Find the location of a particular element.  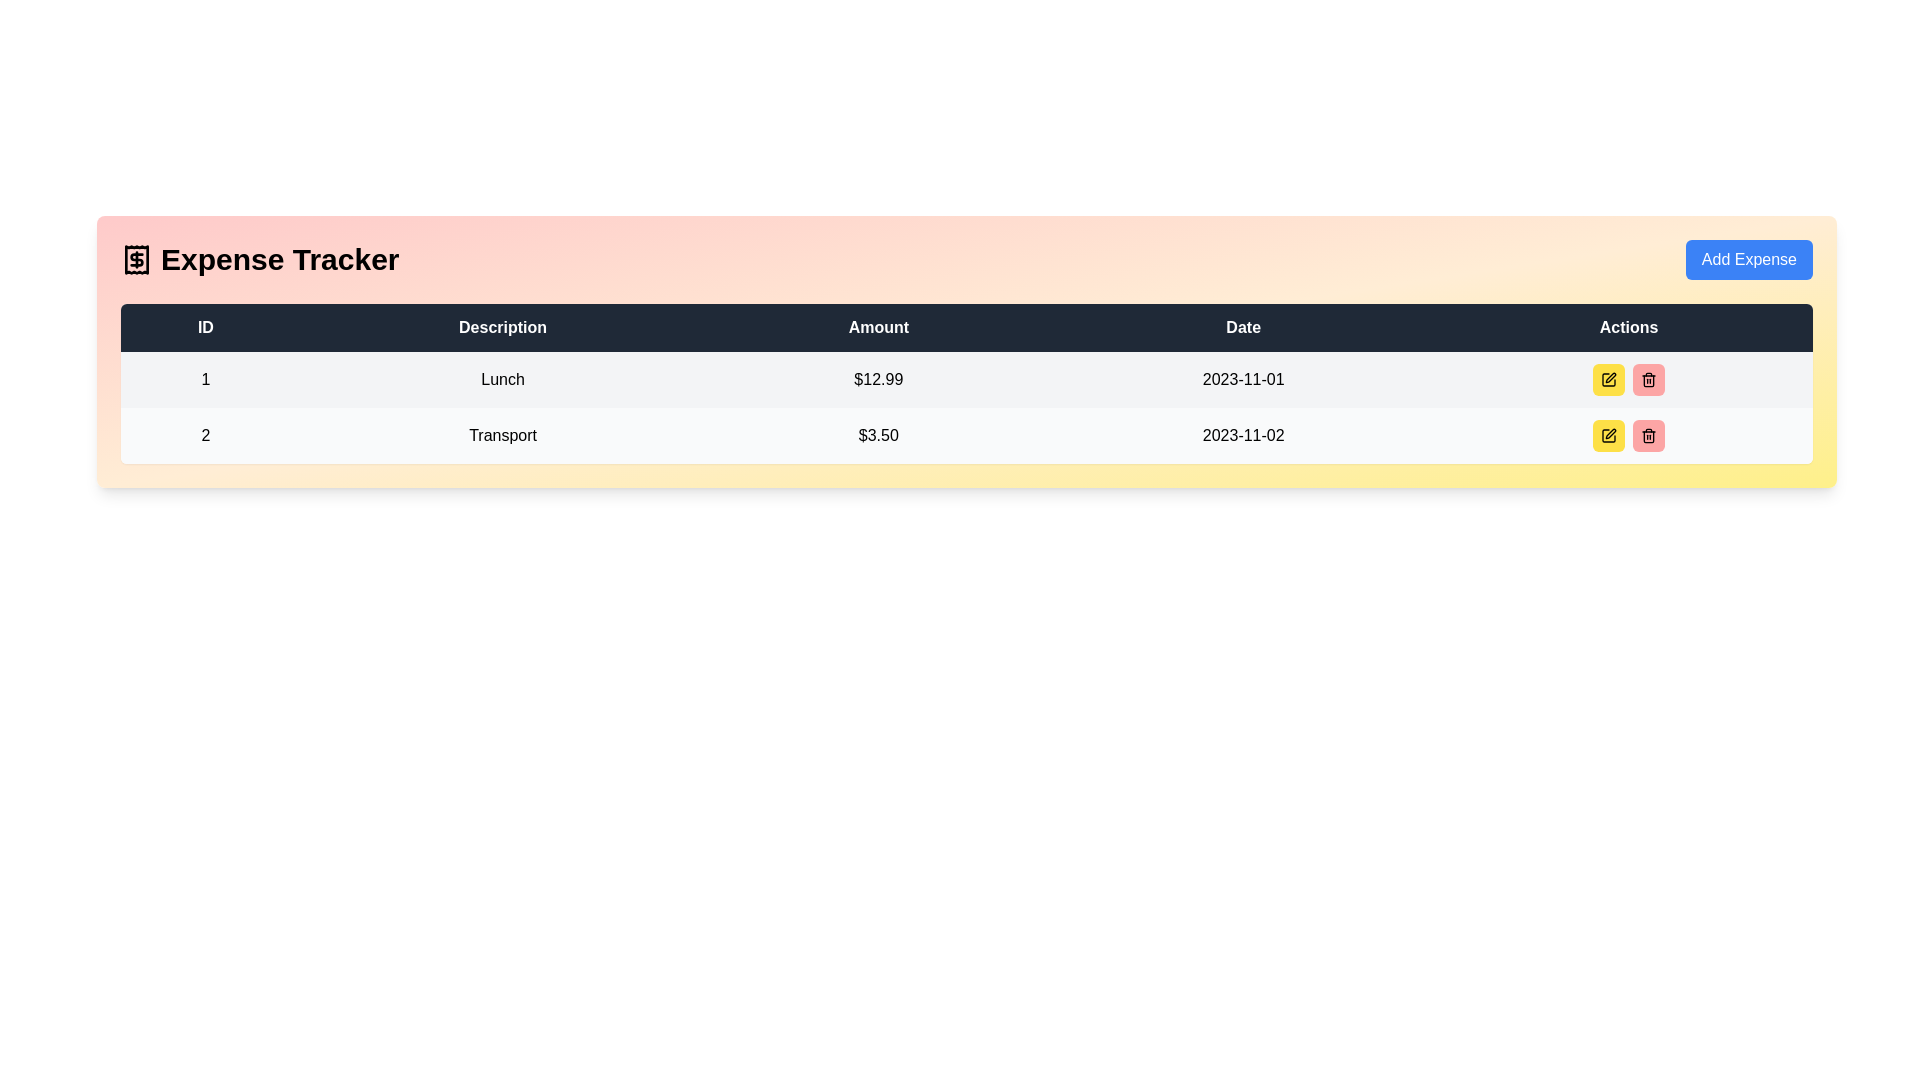

the Text Label displaying the date in the fourth column of the first data row, which indicates the associated entry's timestamp or event date is located at coordinates (1242, 380).